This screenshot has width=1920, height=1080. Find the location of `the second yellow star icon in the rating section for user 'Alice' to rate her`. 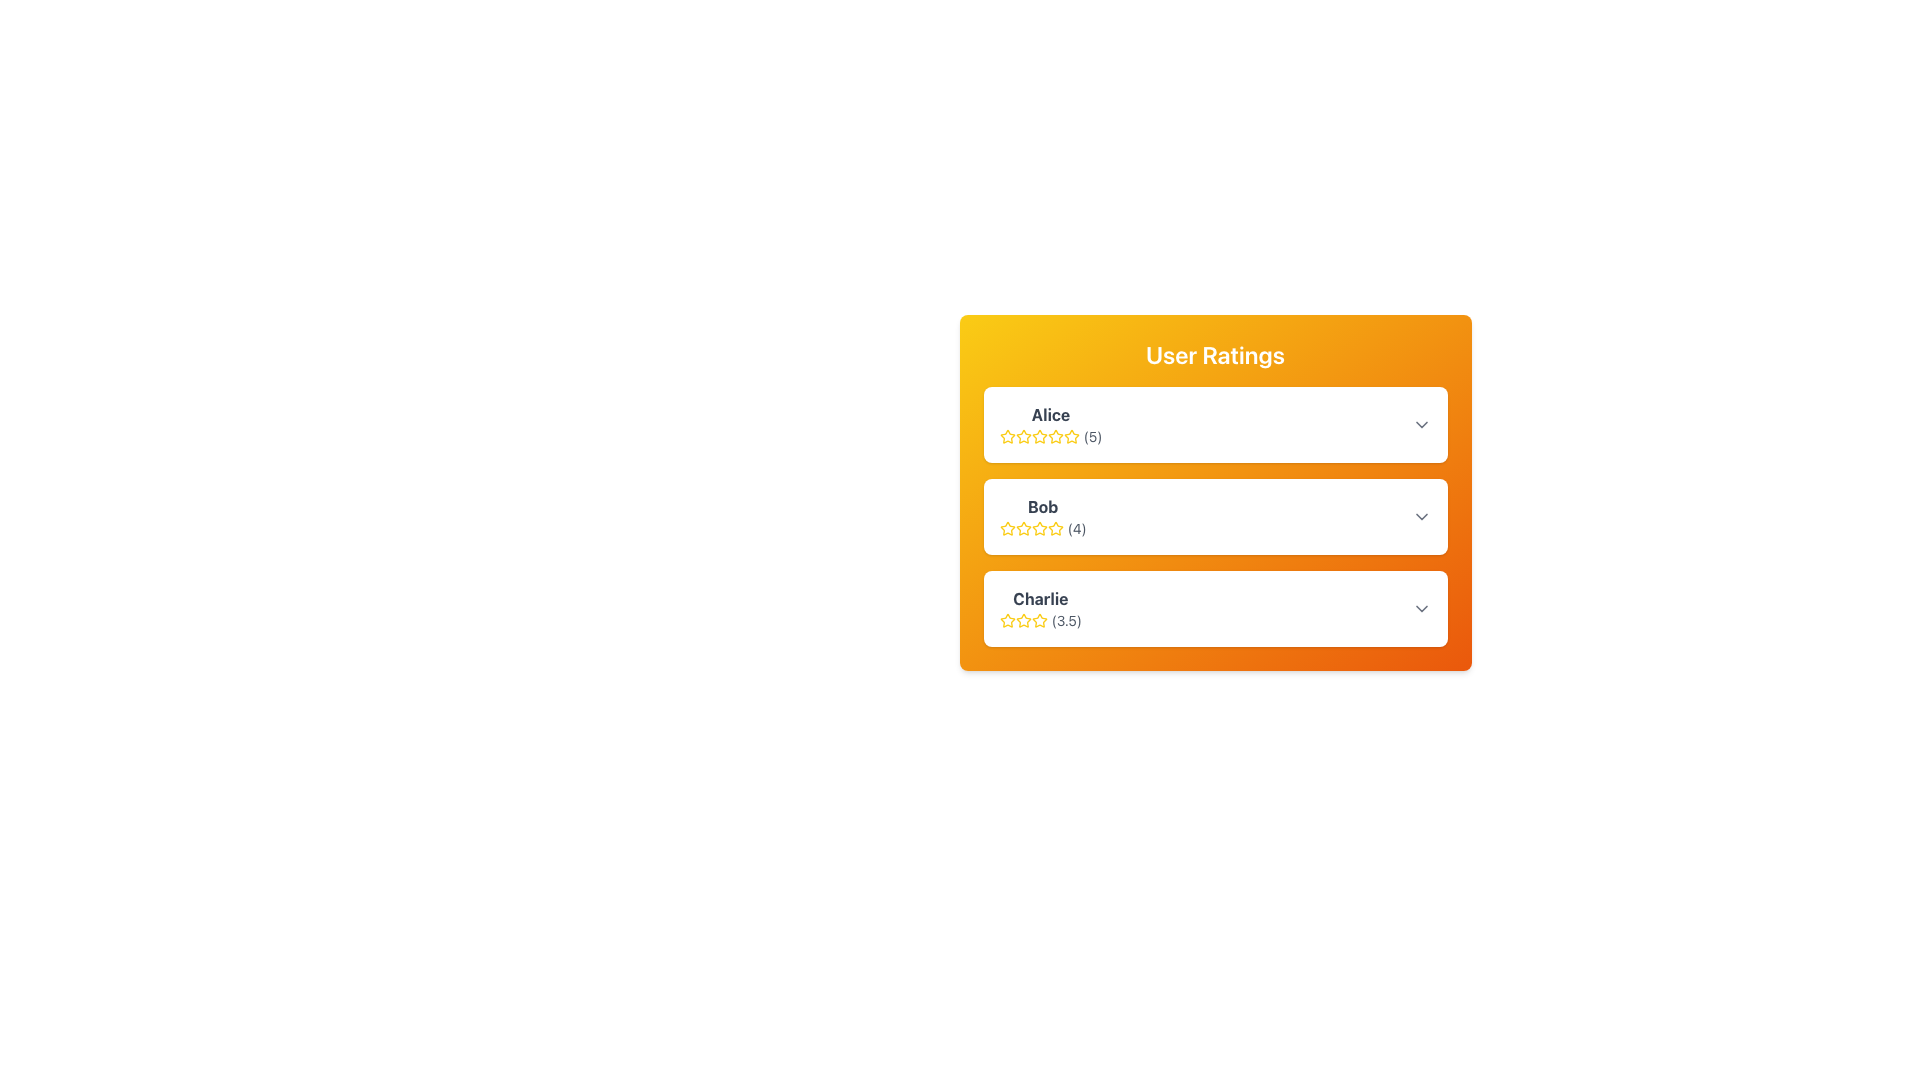

the second yellow star icon in the rating section for user 'Alice' to rate her is located at coordinates (1039, 435).